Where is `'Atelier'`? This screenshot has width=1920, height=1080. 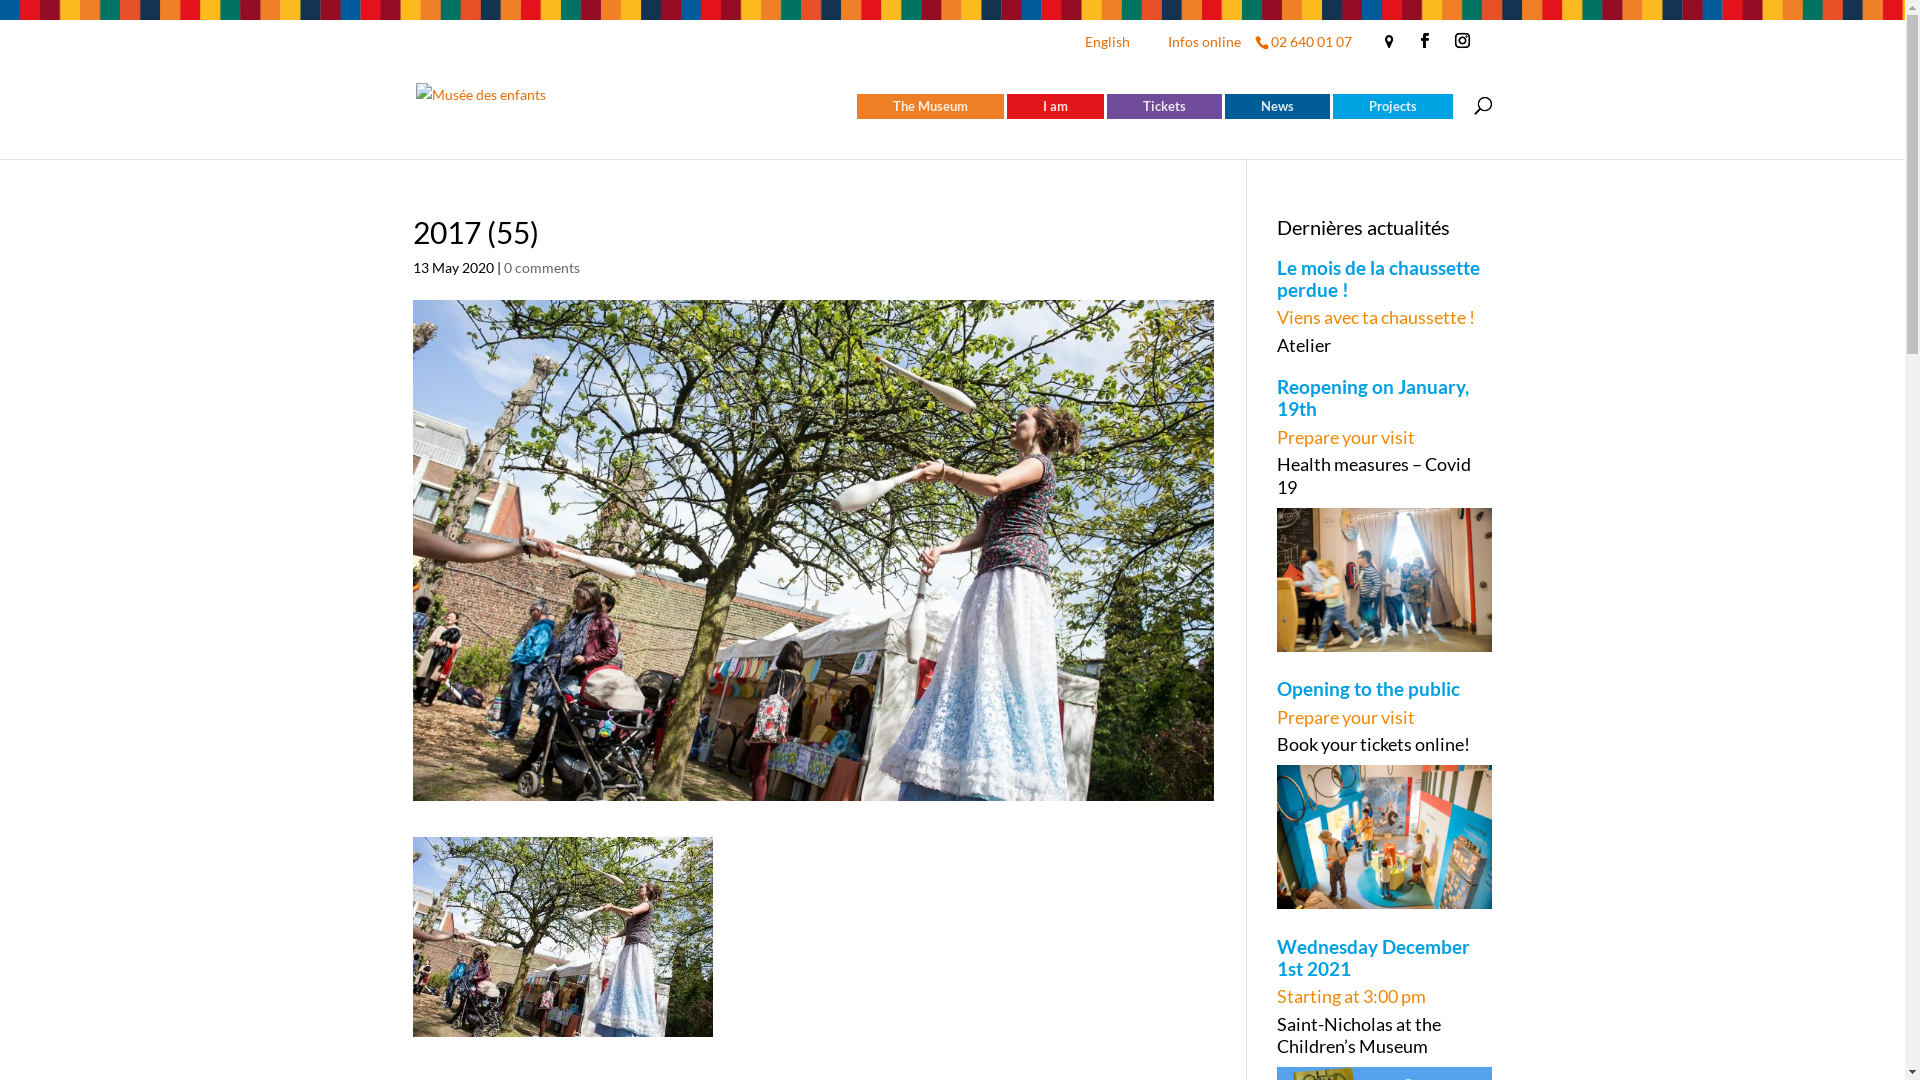 'Atelier' is located at coordinates (1384, 343).